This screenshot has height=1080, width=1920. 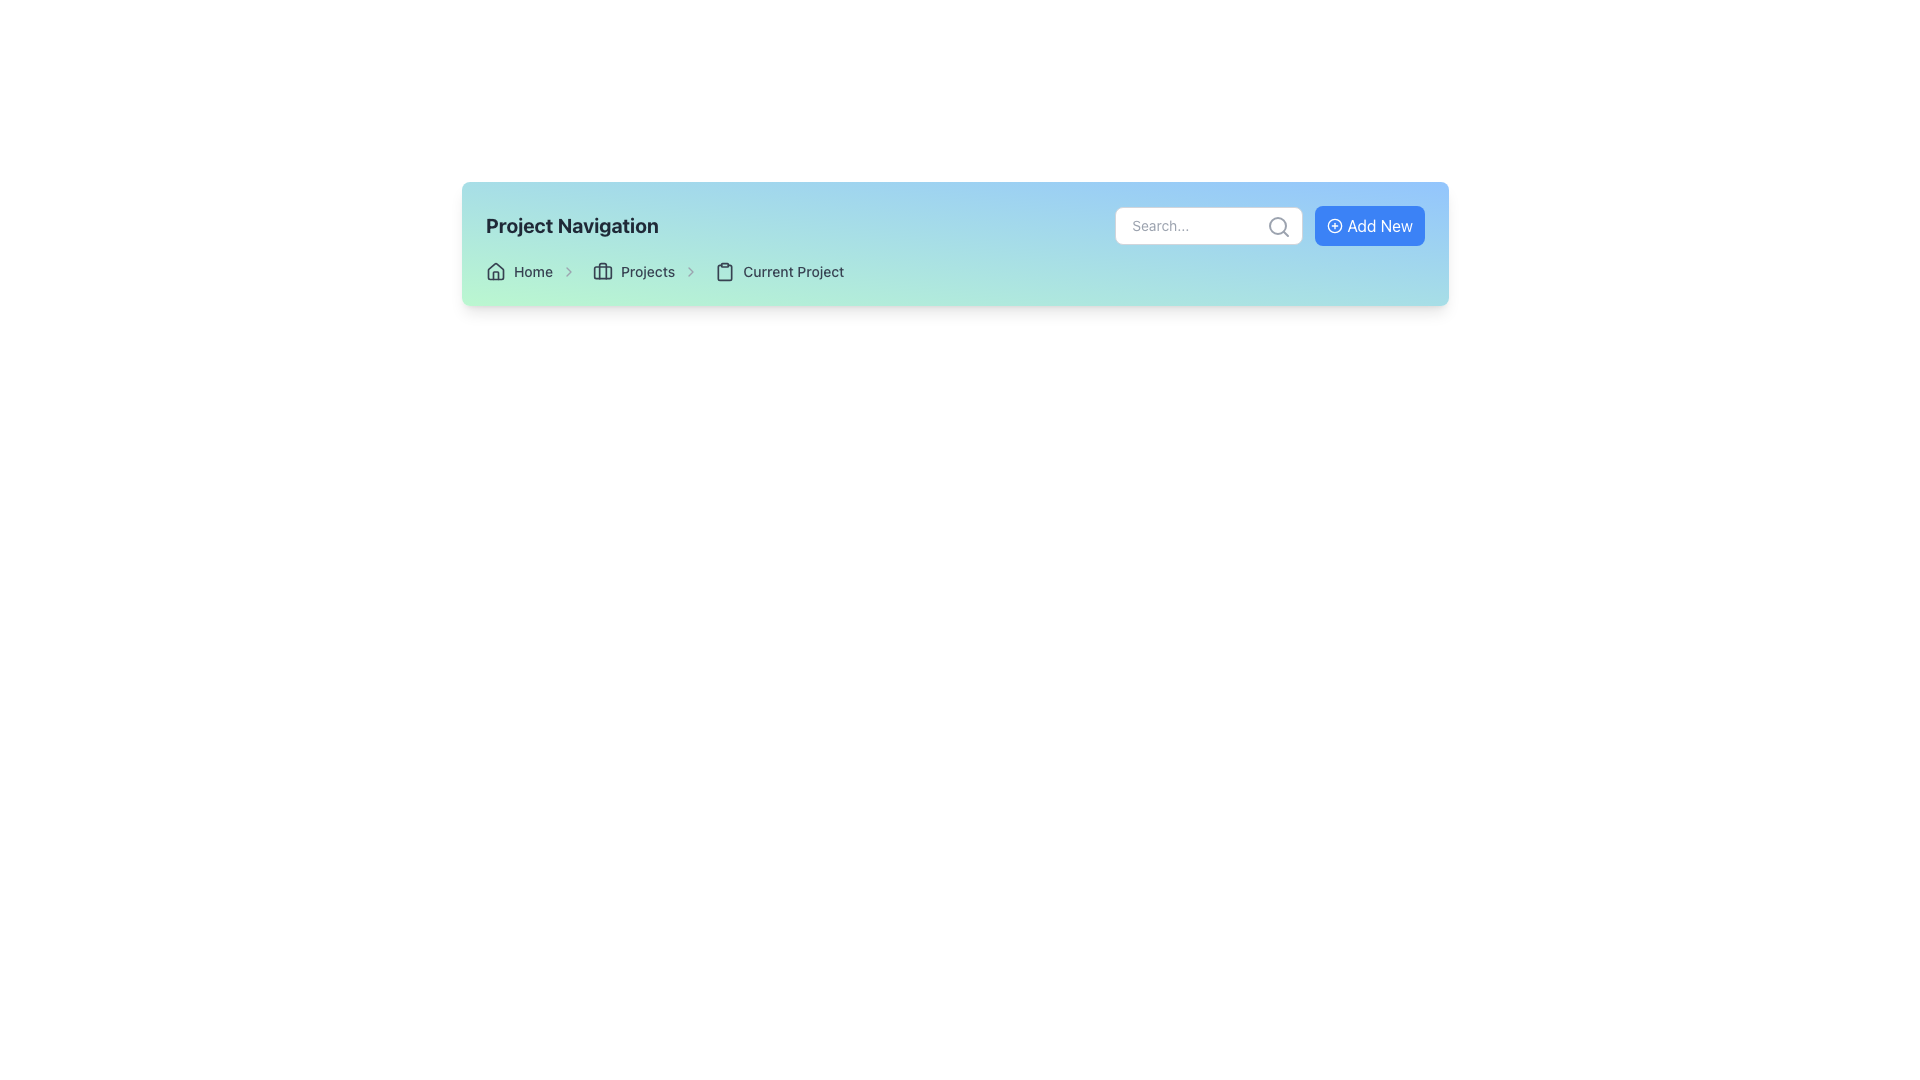 What do you see at coordinates (602, 270) in the screenshot?
I see `left vertical bar inside the briefcase icon representing the 'Projects' section of the breadcrumb in the navigation bar` at bounding box center [602, 270].